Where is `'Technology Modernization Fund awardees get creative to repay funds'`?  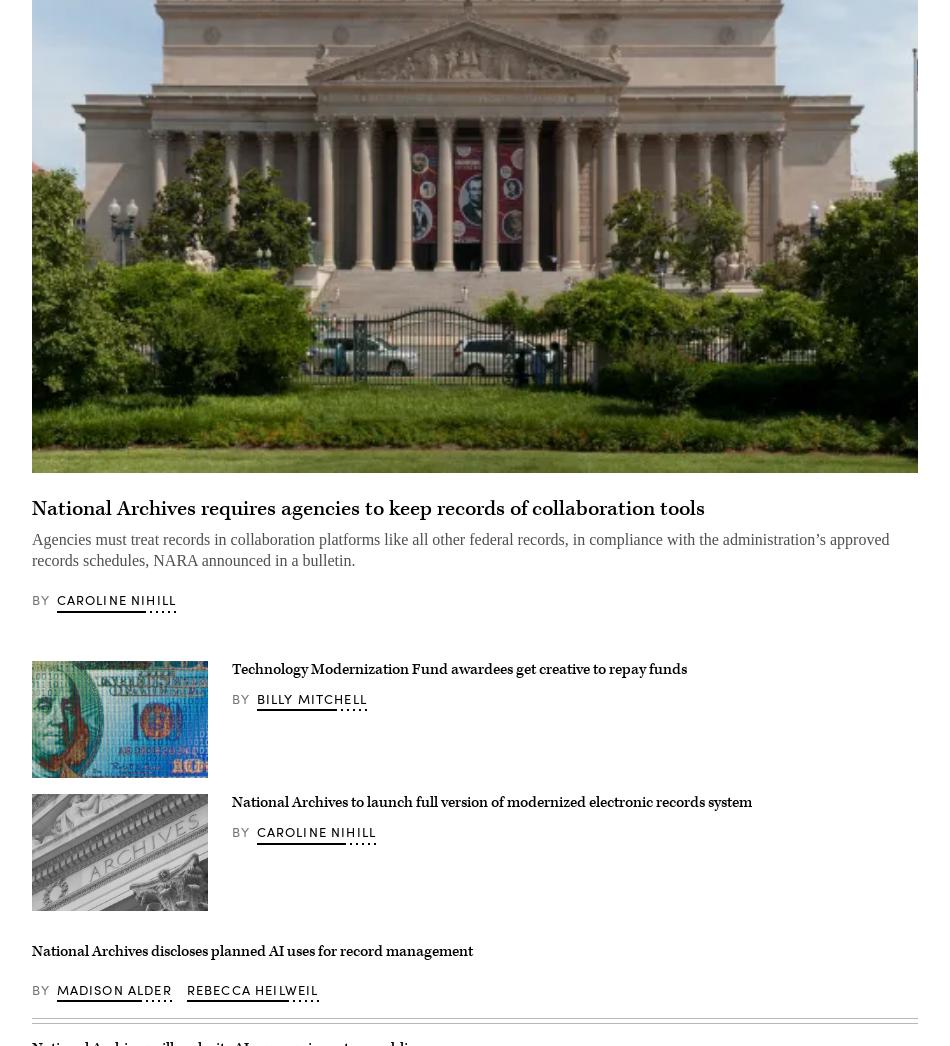 'Technology Modernization Fund awardees get creative to repay funds' is located at coordinates (458, 667).